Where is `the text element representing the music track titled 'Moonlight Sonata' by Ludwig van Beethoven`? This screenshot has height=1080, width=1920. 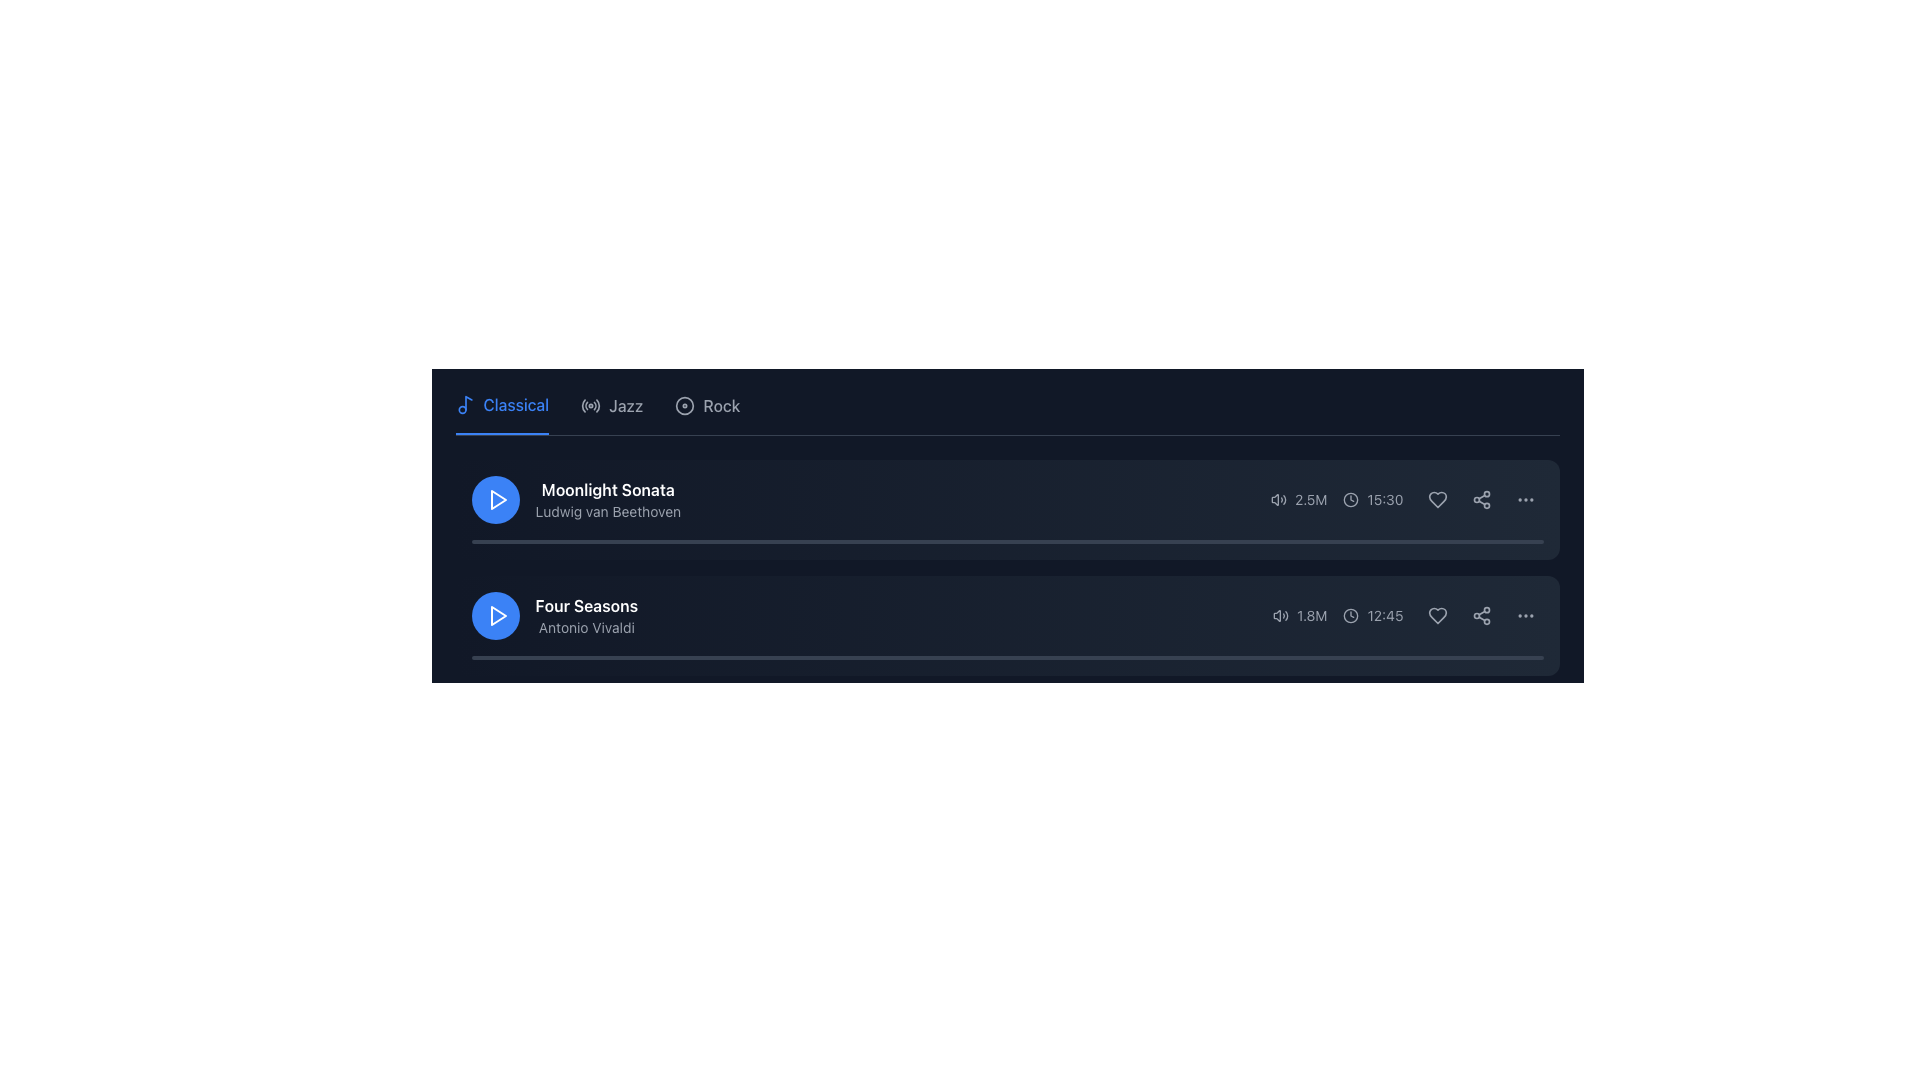
the text element representing the music track titled 'Moonlight Sonata' by Ludwig van Beethoven is located at coordinates (575, 499).